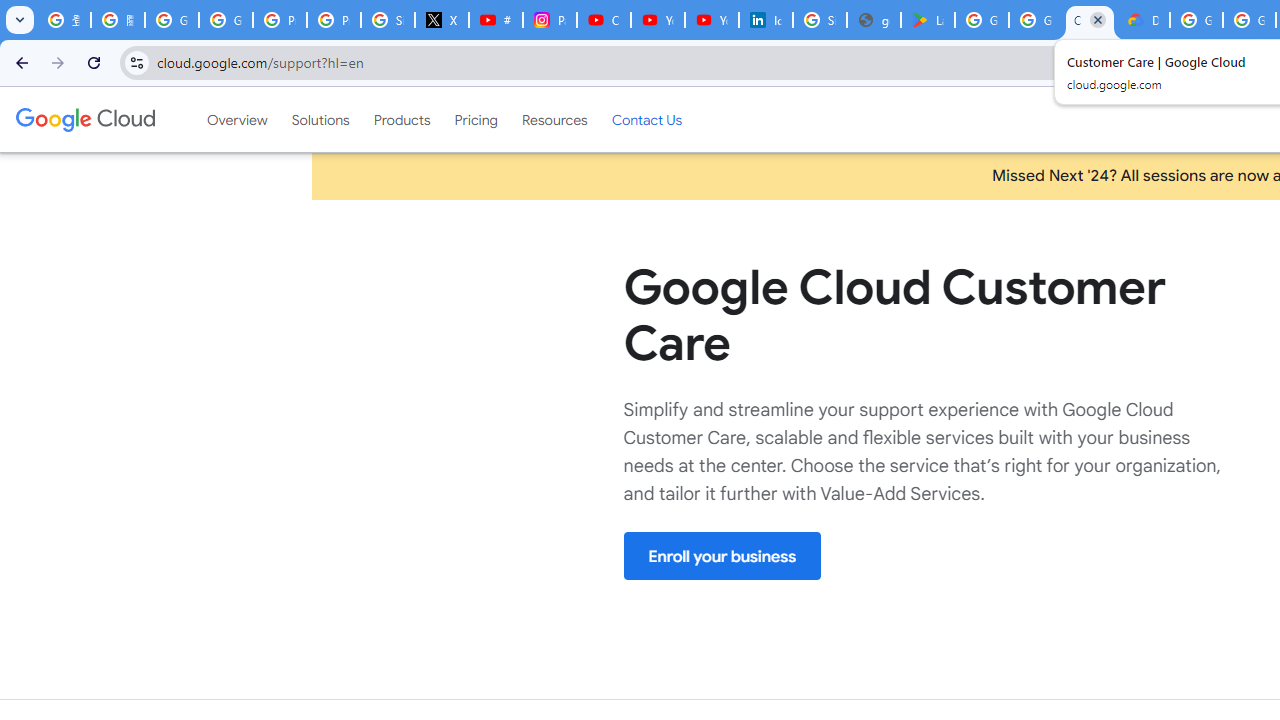 This screenshot has height=720, width=1280. Describe the element at coordinates (927, 20) in the screenshot. I see `'Last Shelter: Survival - Apps on Google Play'` at that location.